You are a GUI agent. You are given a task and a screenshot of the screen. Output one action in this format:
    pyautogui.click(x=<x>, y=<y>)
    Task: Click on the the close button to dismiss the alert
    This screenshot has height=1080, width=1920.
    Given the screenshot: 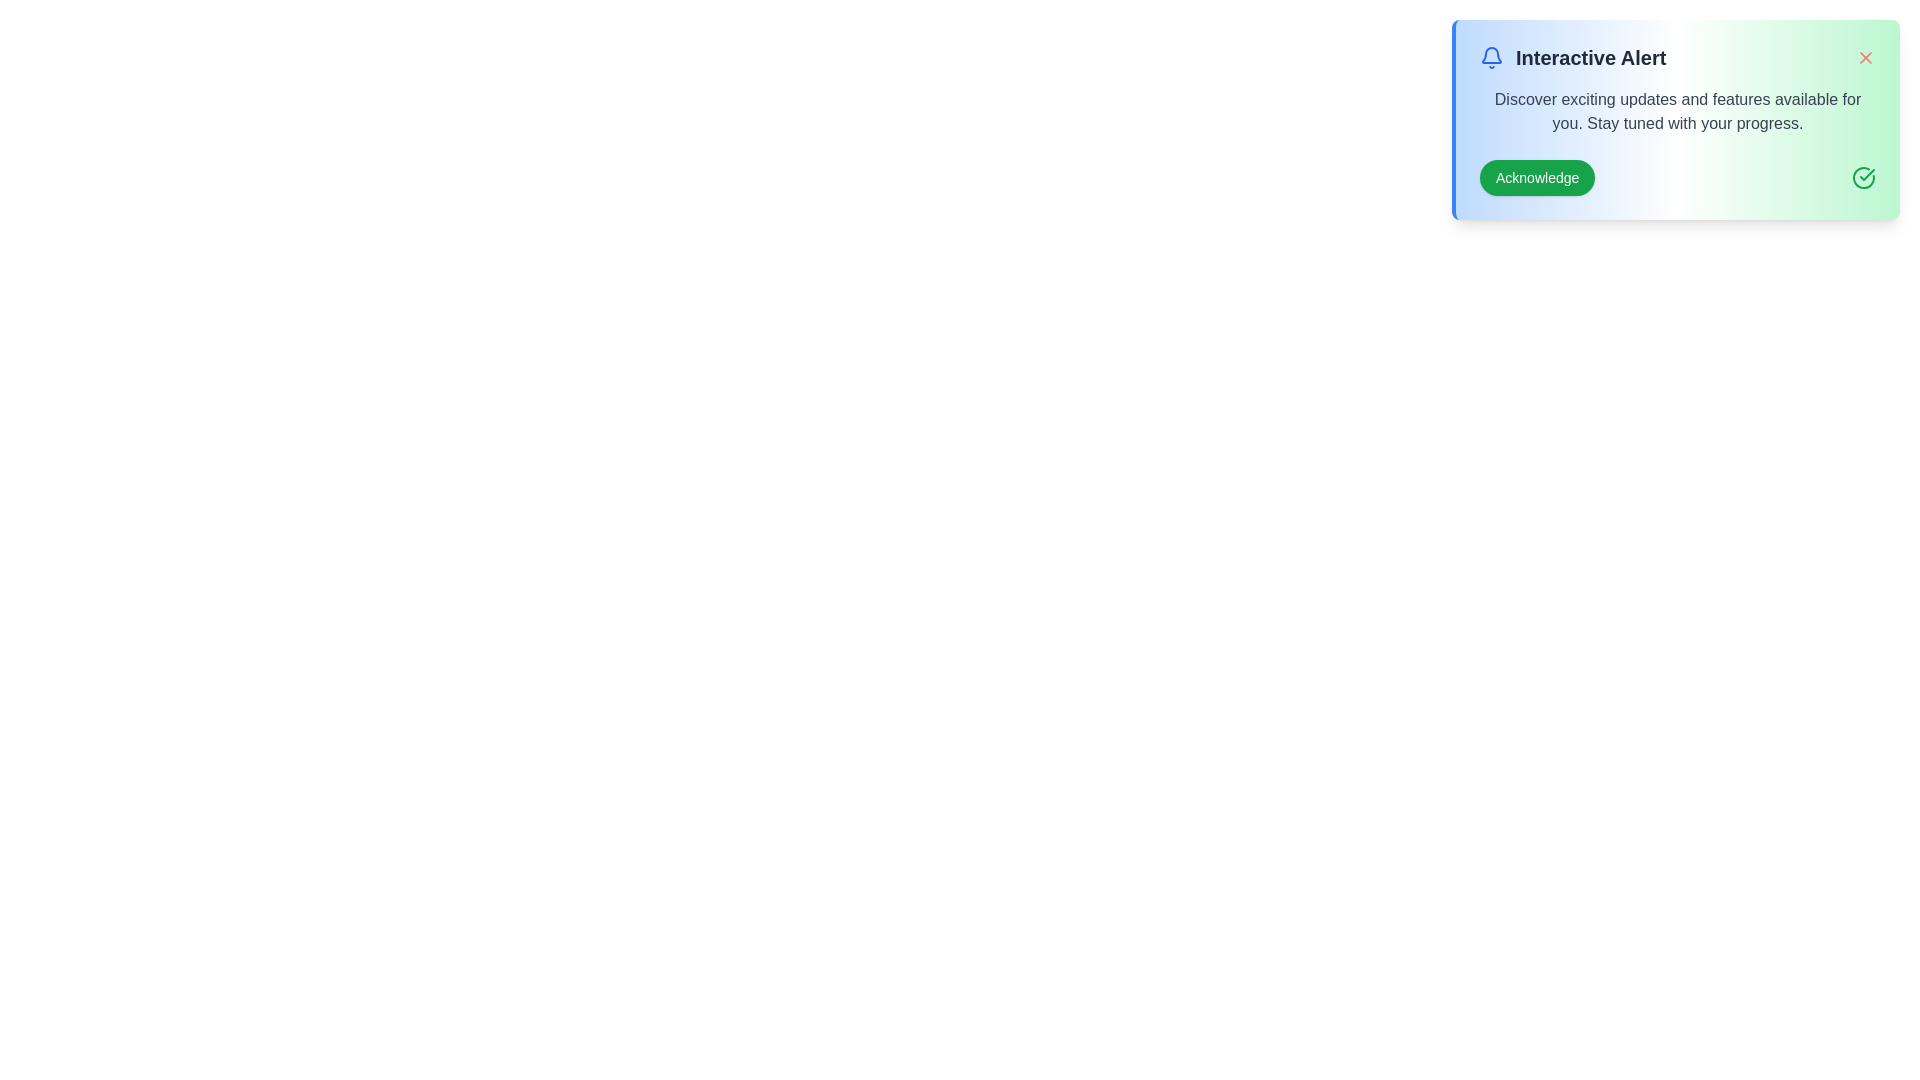 What is the action you would take?
    pyautogui.click(x=1865, y=56)
    